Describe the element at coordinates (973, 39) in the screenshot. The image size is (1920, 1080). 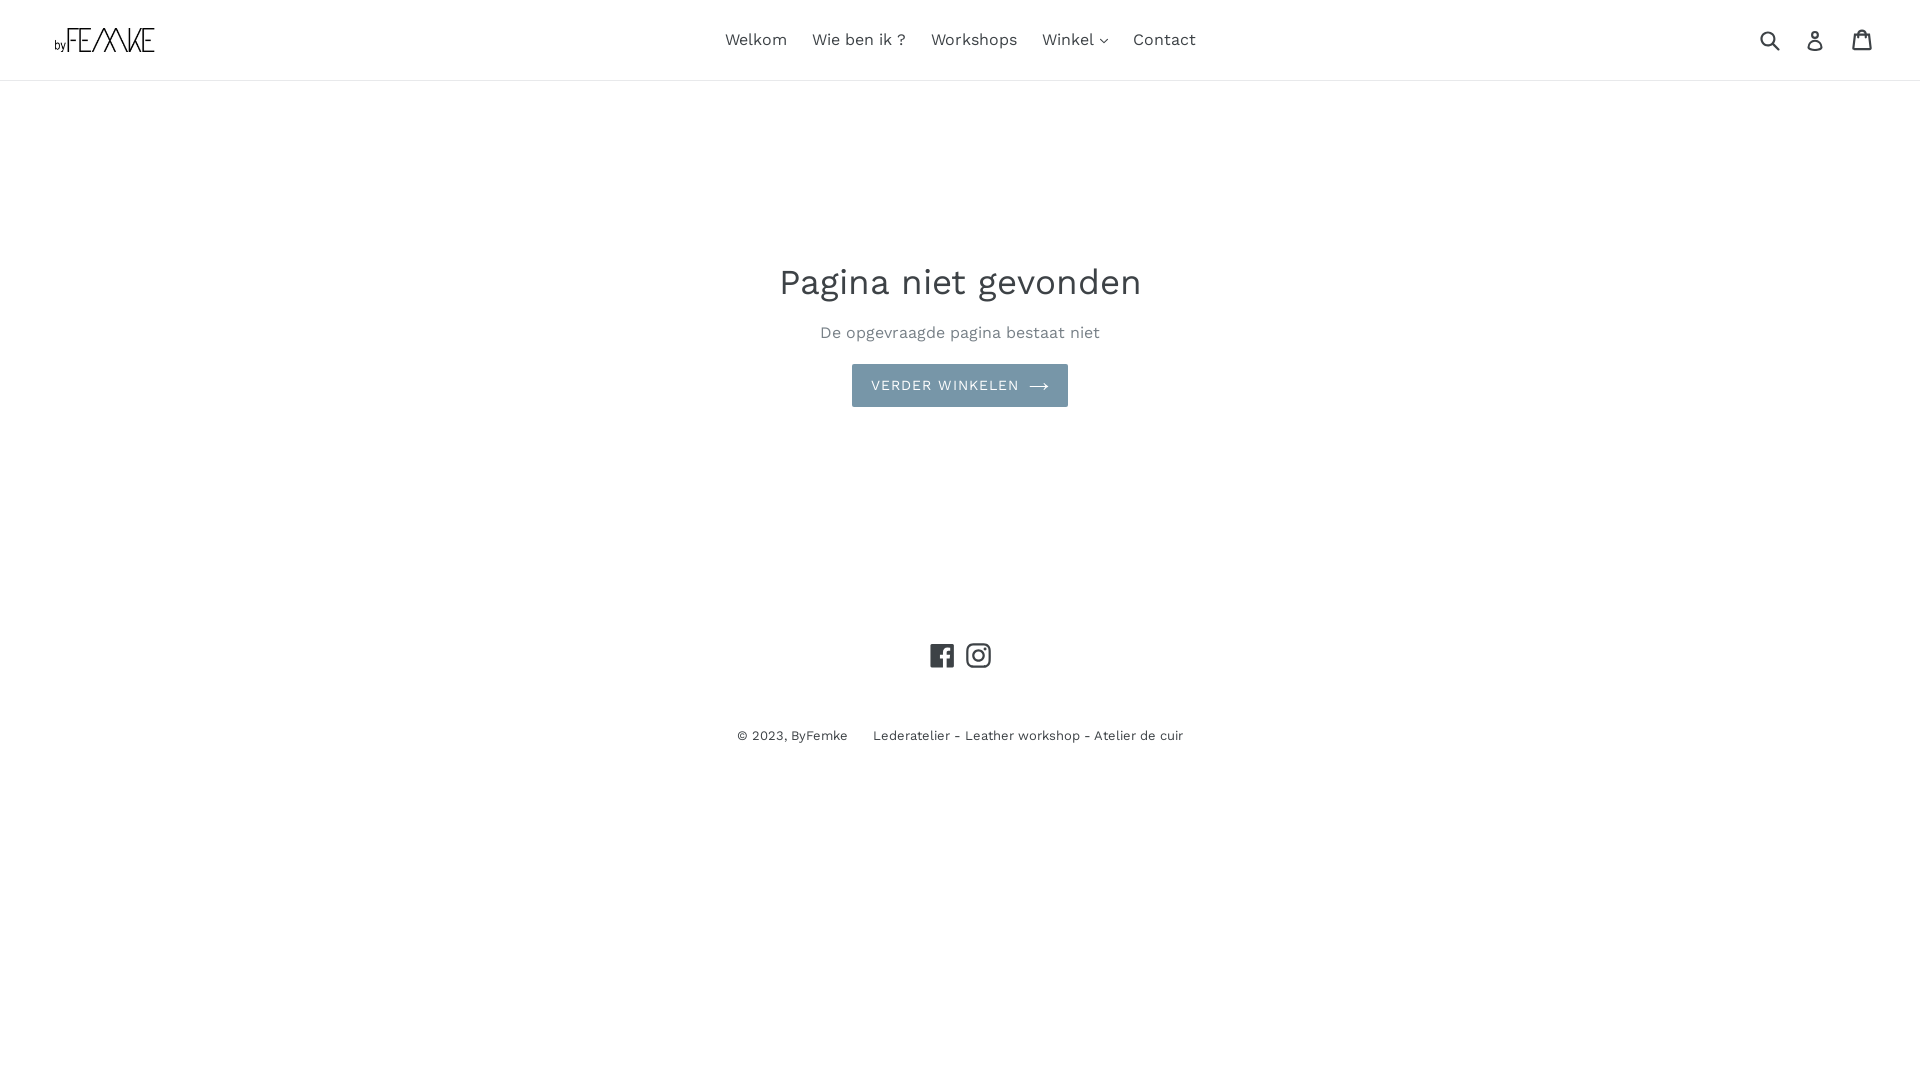
I see `'Workshops'` at that location.